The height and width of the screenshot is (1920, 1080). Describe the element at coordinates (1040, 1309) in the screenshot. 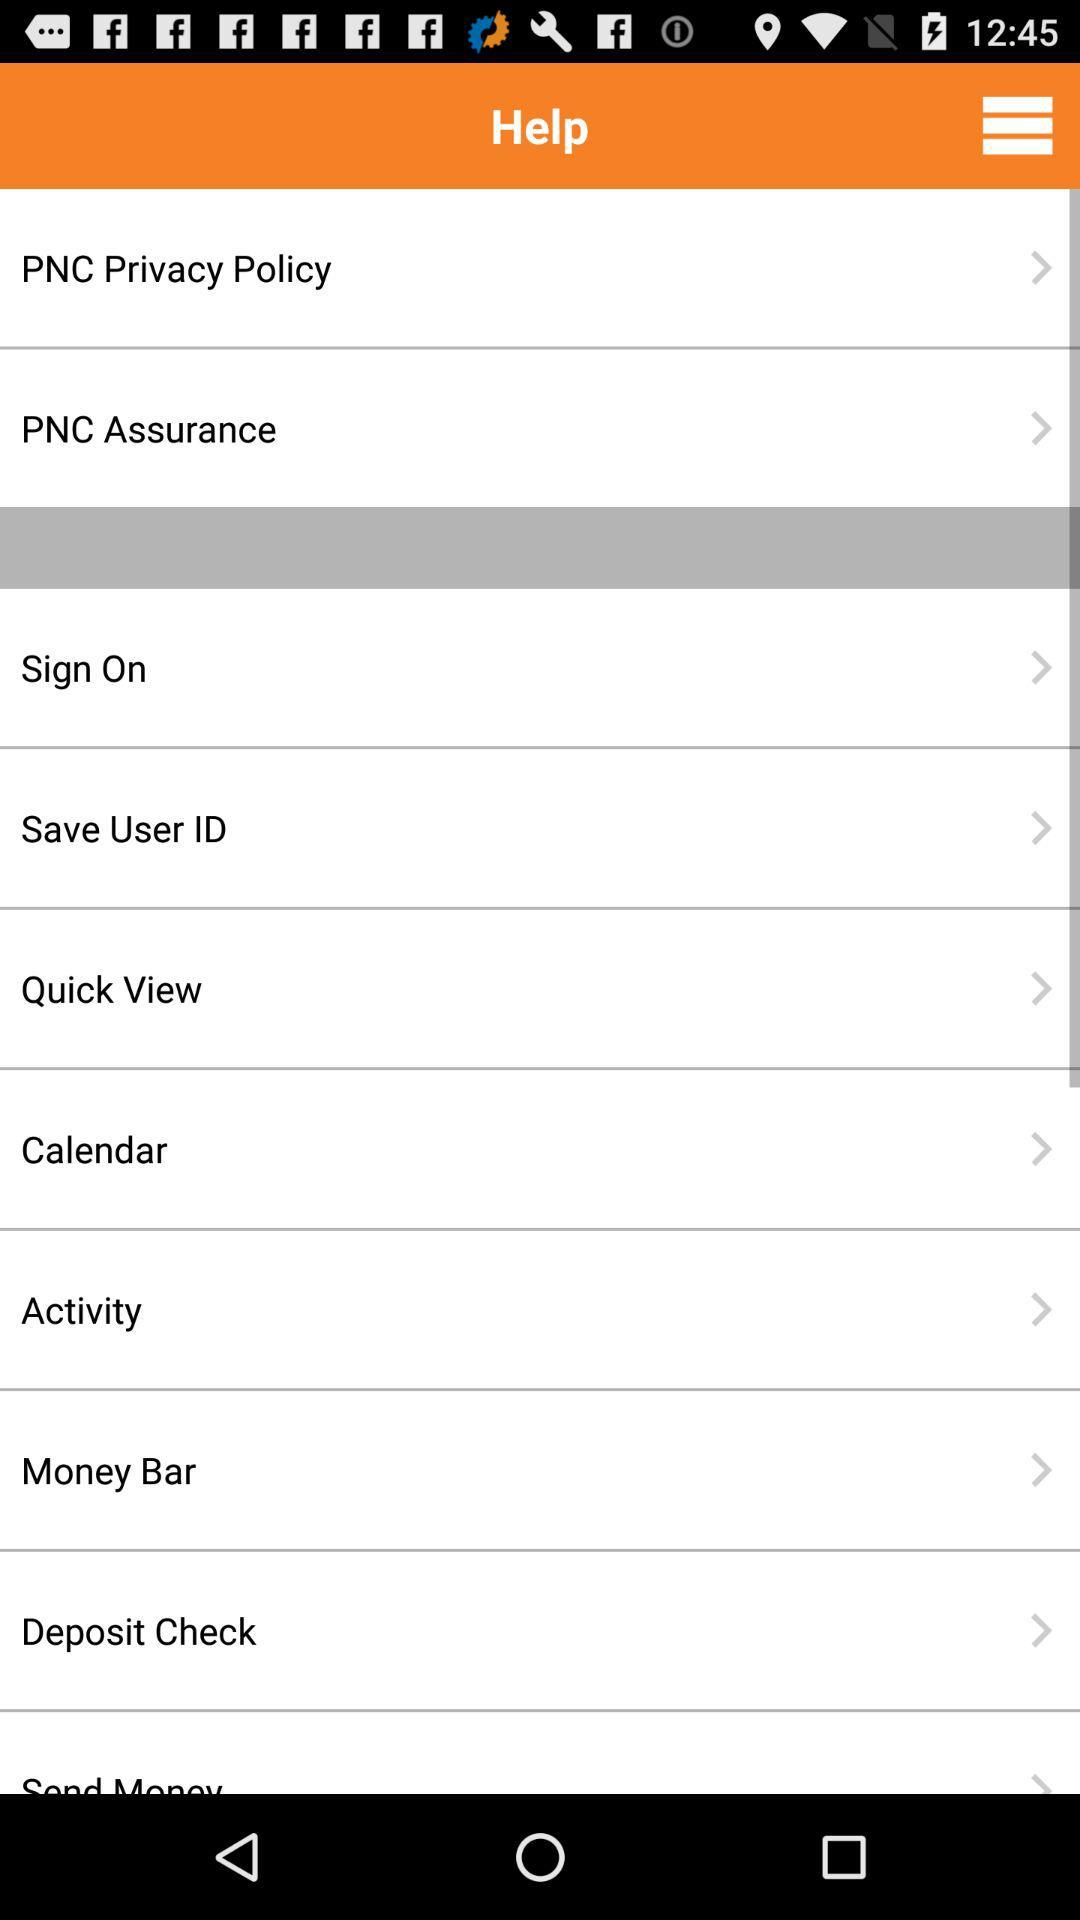

I see `the item next to activity icon` at that location.